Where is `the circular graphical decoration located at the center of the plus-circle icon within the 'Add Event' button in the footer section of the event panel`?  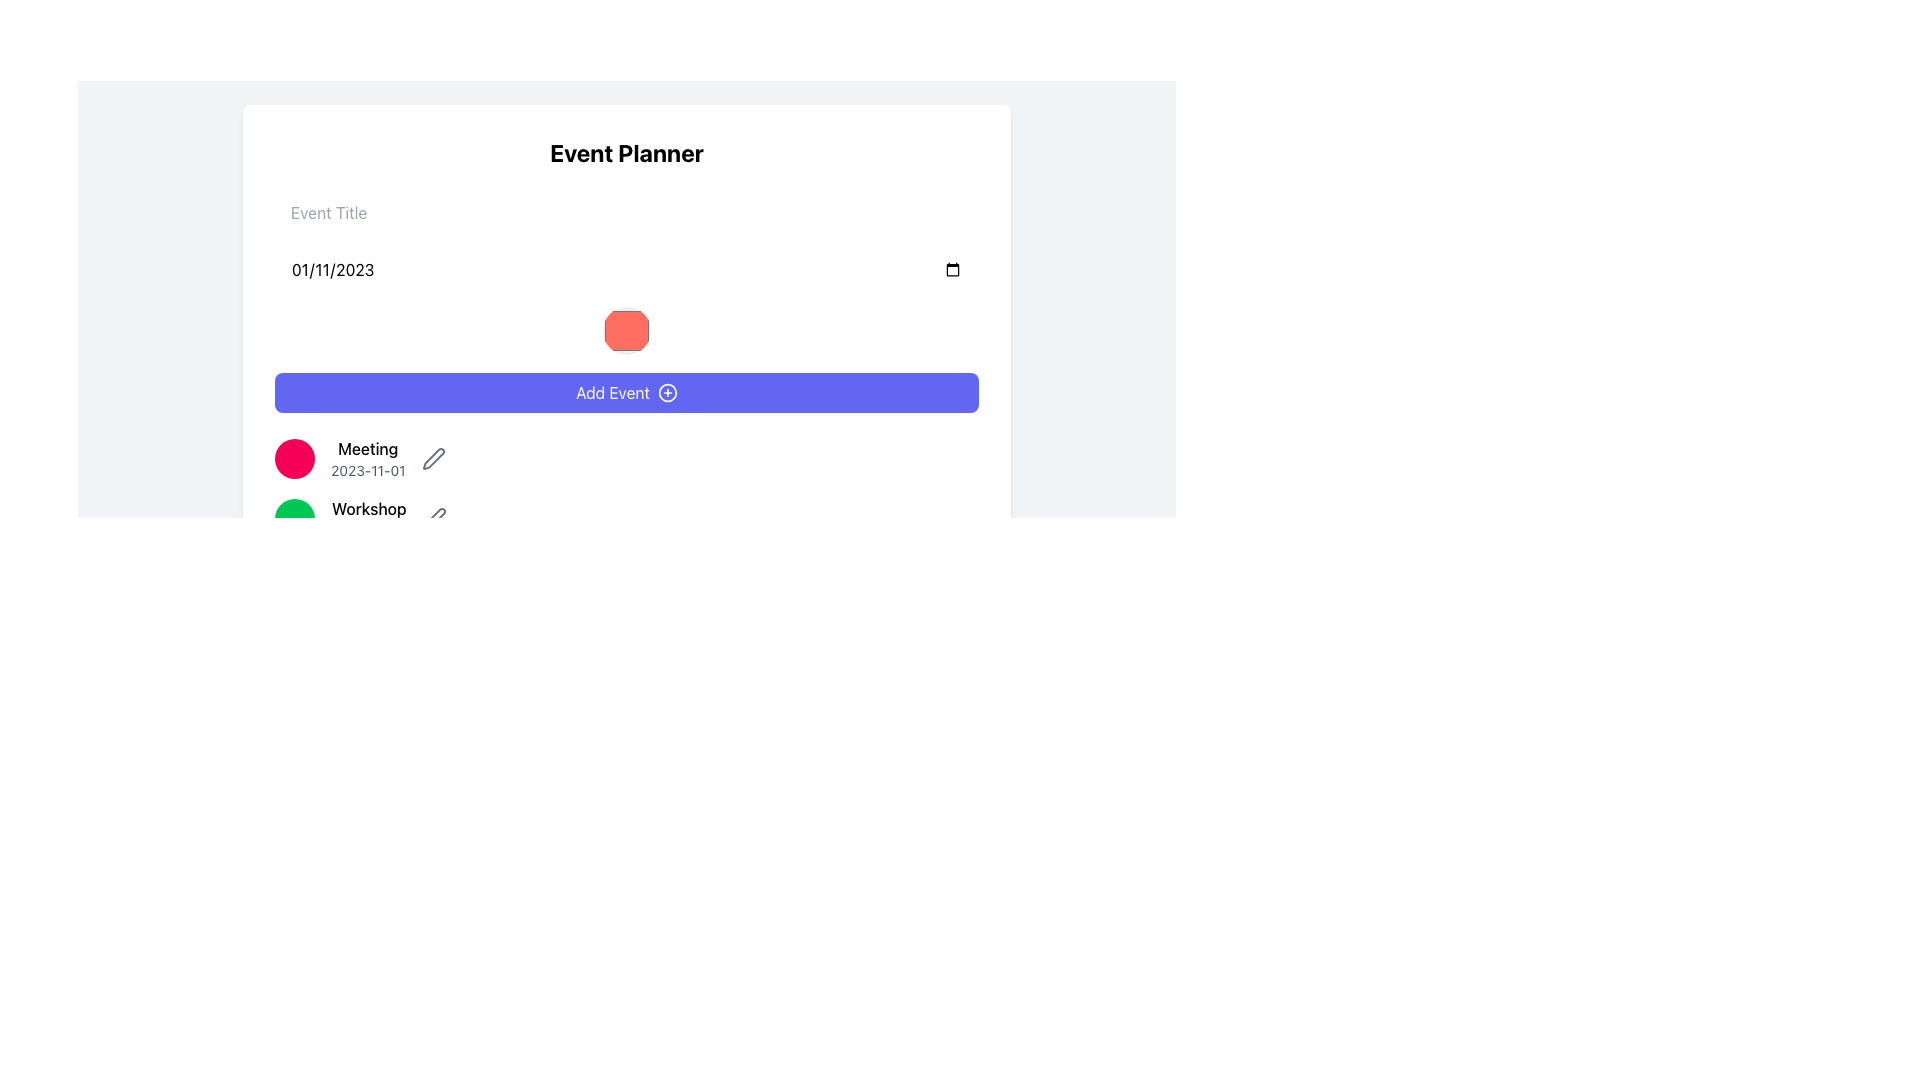
the circular graphical decoration located at the center of the plus-circle icon within the 'Add Event' button in the footer section of the event panel is located at coordinates (667, 393).